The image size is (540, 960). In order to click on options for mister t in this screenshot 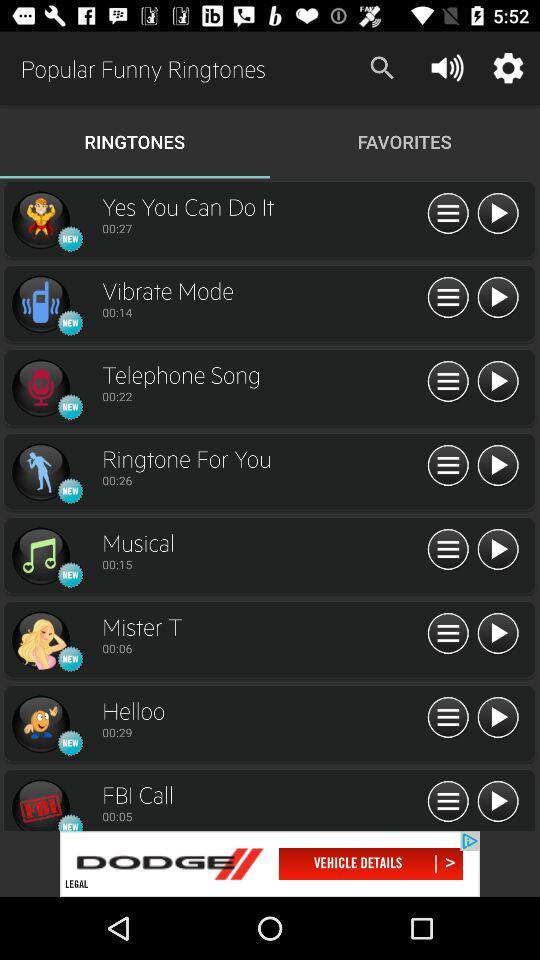, I will do `click(448, 633)`.